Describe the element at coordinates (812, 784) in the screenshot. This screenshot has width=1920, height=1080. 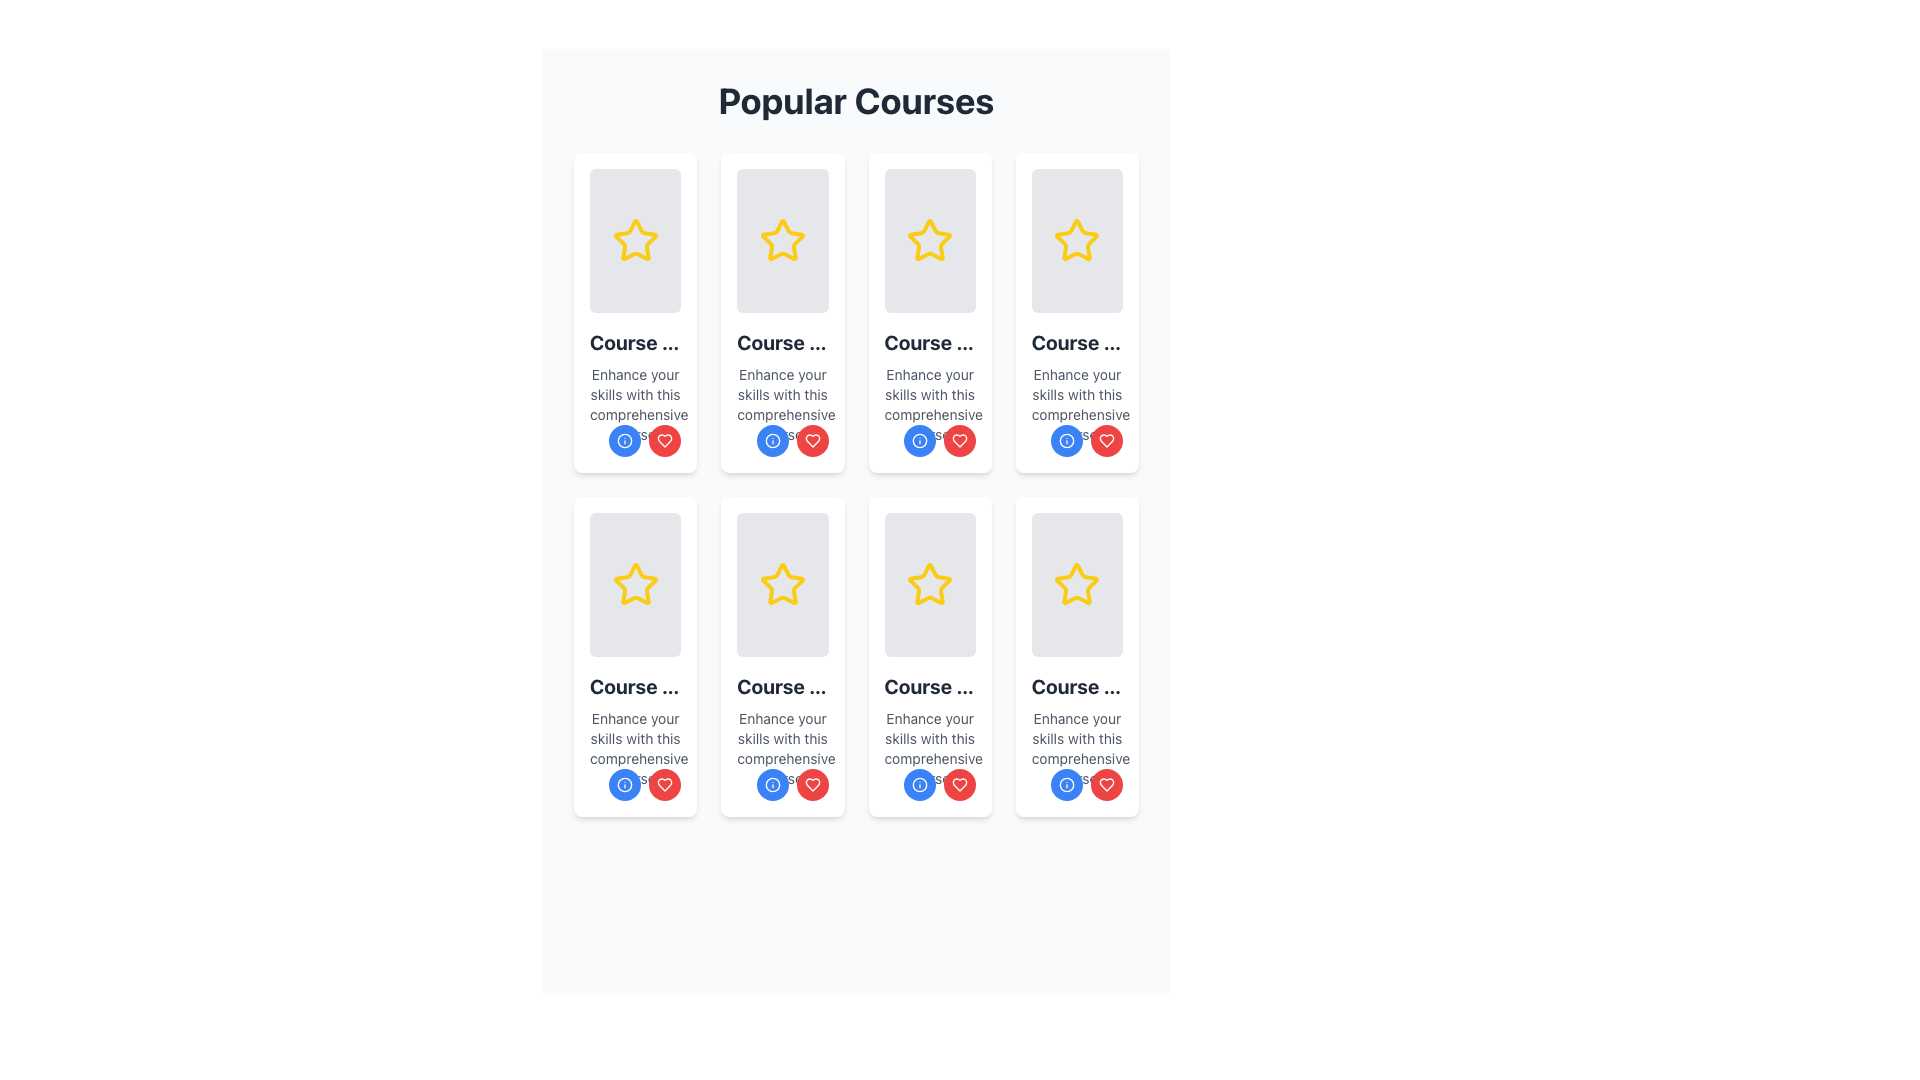
I see `the red heart icon located in the bottom right corner of the second course card in the second row to favorite the course` at that location.